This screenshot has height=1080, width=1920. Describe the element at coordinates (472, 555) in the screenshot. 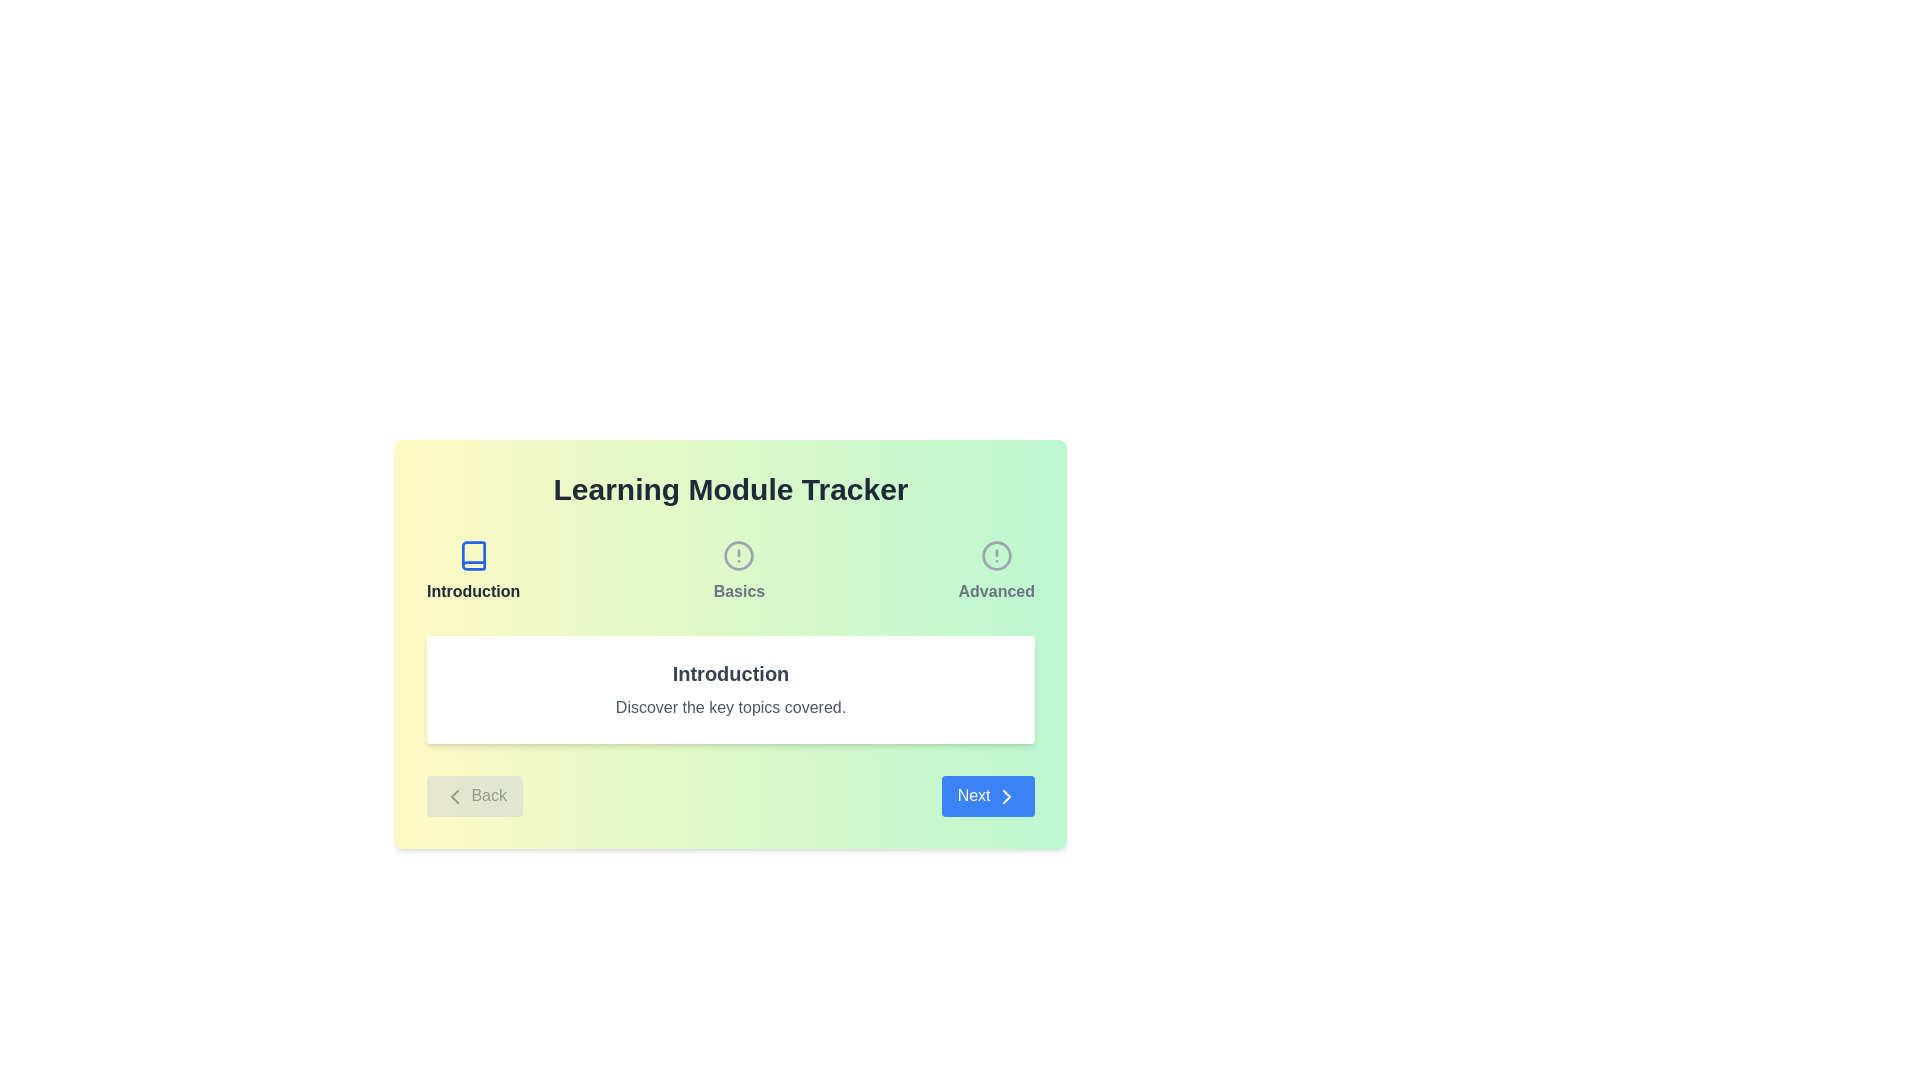

I see `the 'Introduction' icon, which is the leftmost icon in the trio of elements under the 'Learning Module Tracker' heading` at that location.